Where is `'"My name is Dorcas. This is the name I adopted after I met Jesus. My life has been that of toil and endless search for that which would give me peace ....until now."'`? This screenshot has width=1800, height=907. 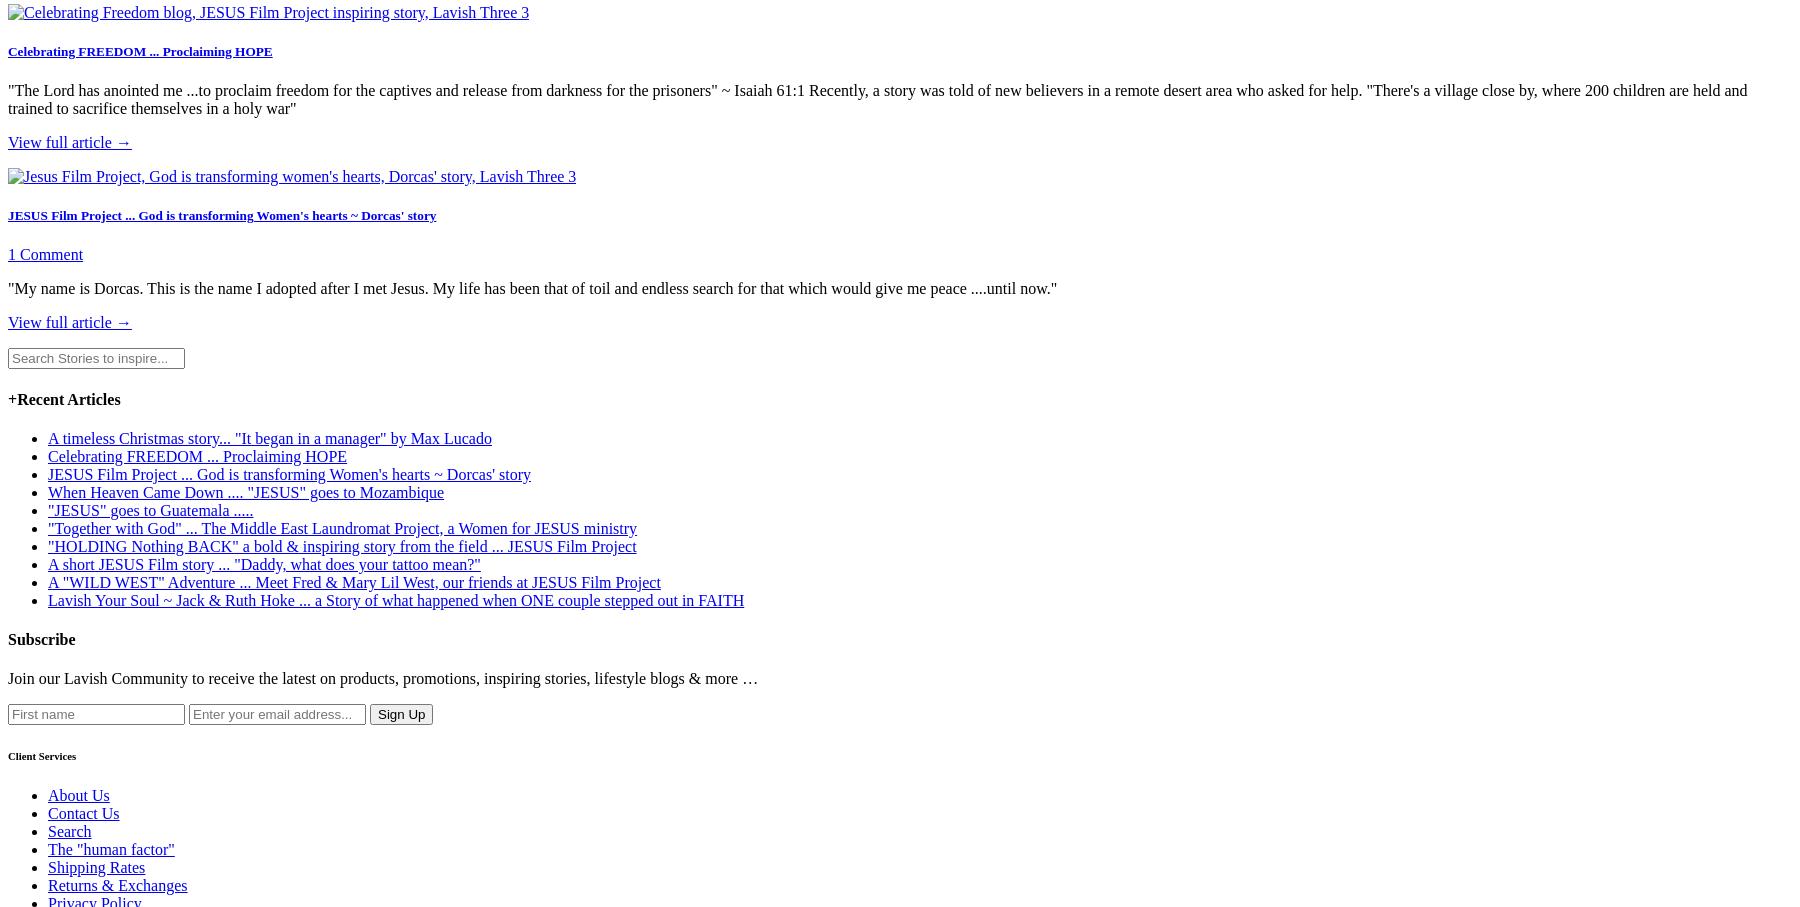 '"My name is Dorcas. This is the name I adopted after I met Jesus. My life has been that of toil and endless search for that which would give me peace ....until now."' is located at coordinates (531, 287).